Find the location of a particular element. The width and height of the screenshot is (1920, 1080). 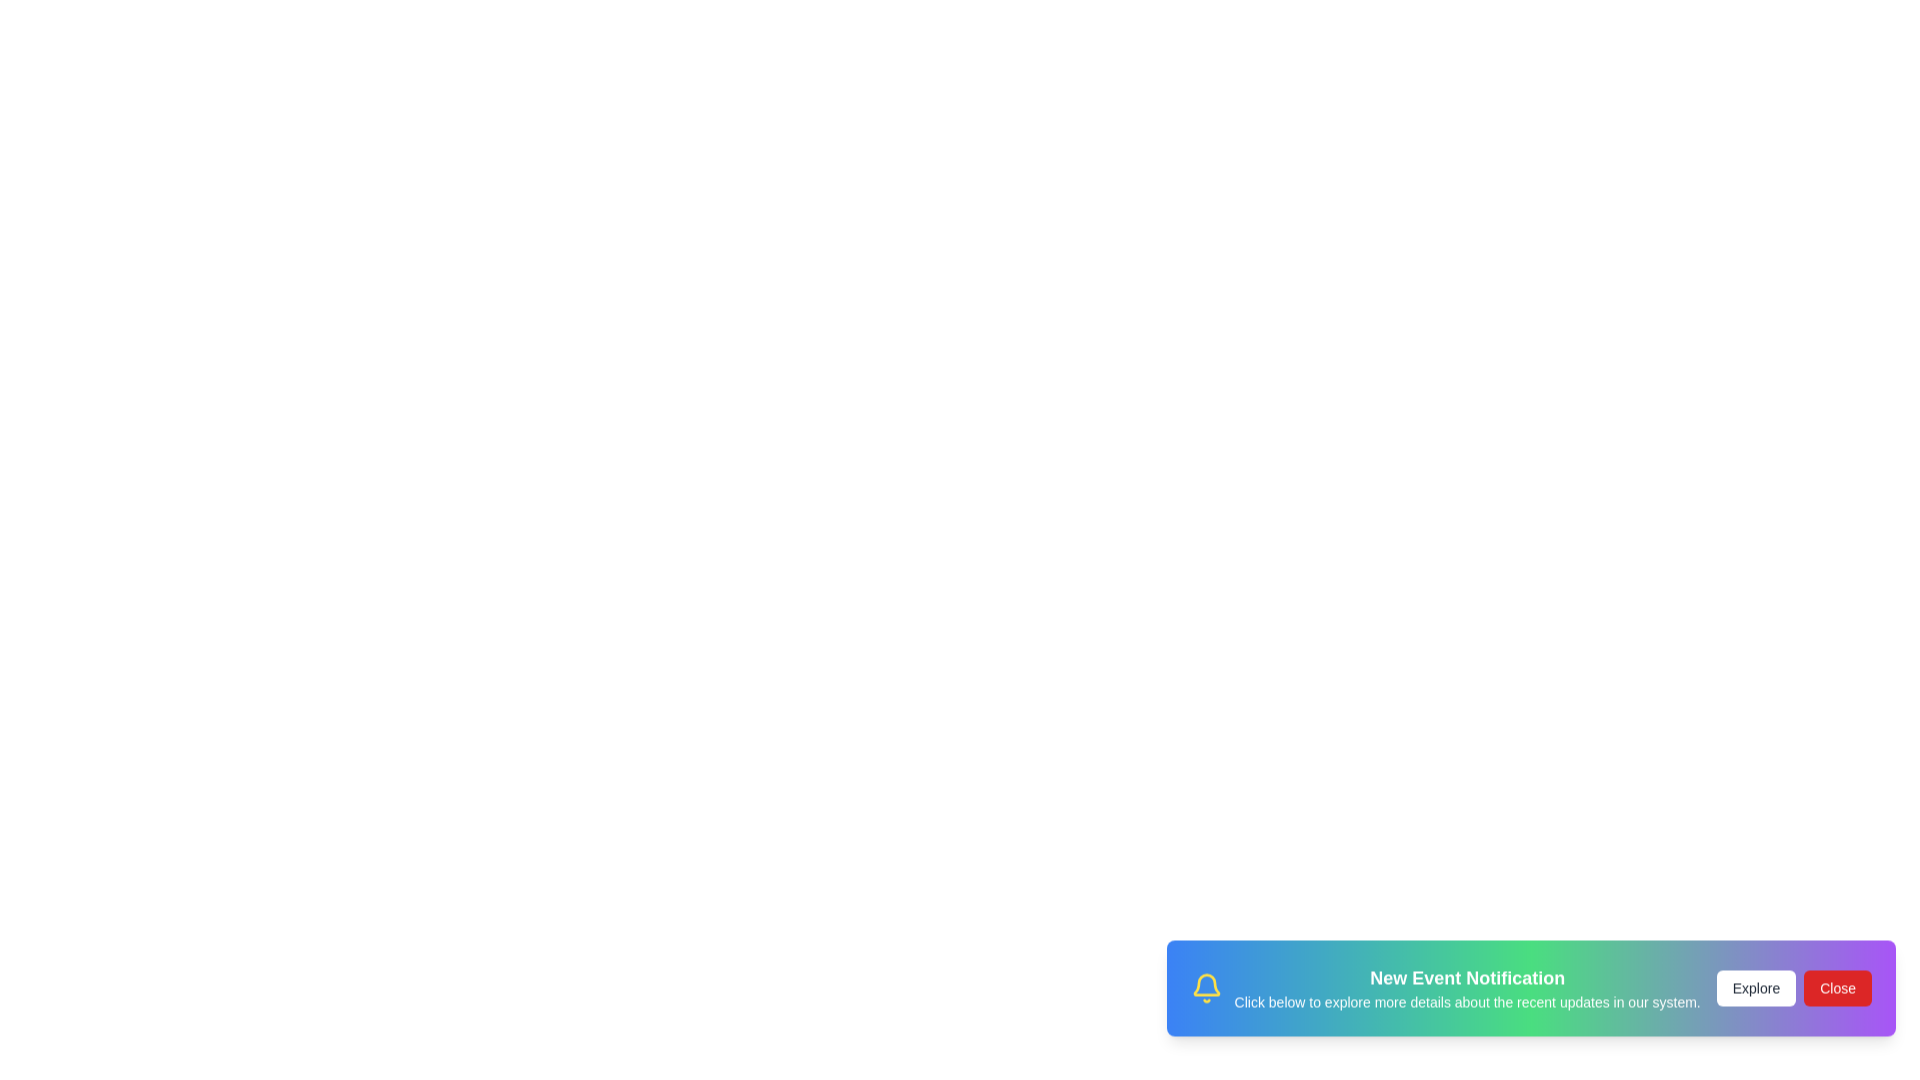

the bell icon to inspect it is located at coordinates (1205, 999).